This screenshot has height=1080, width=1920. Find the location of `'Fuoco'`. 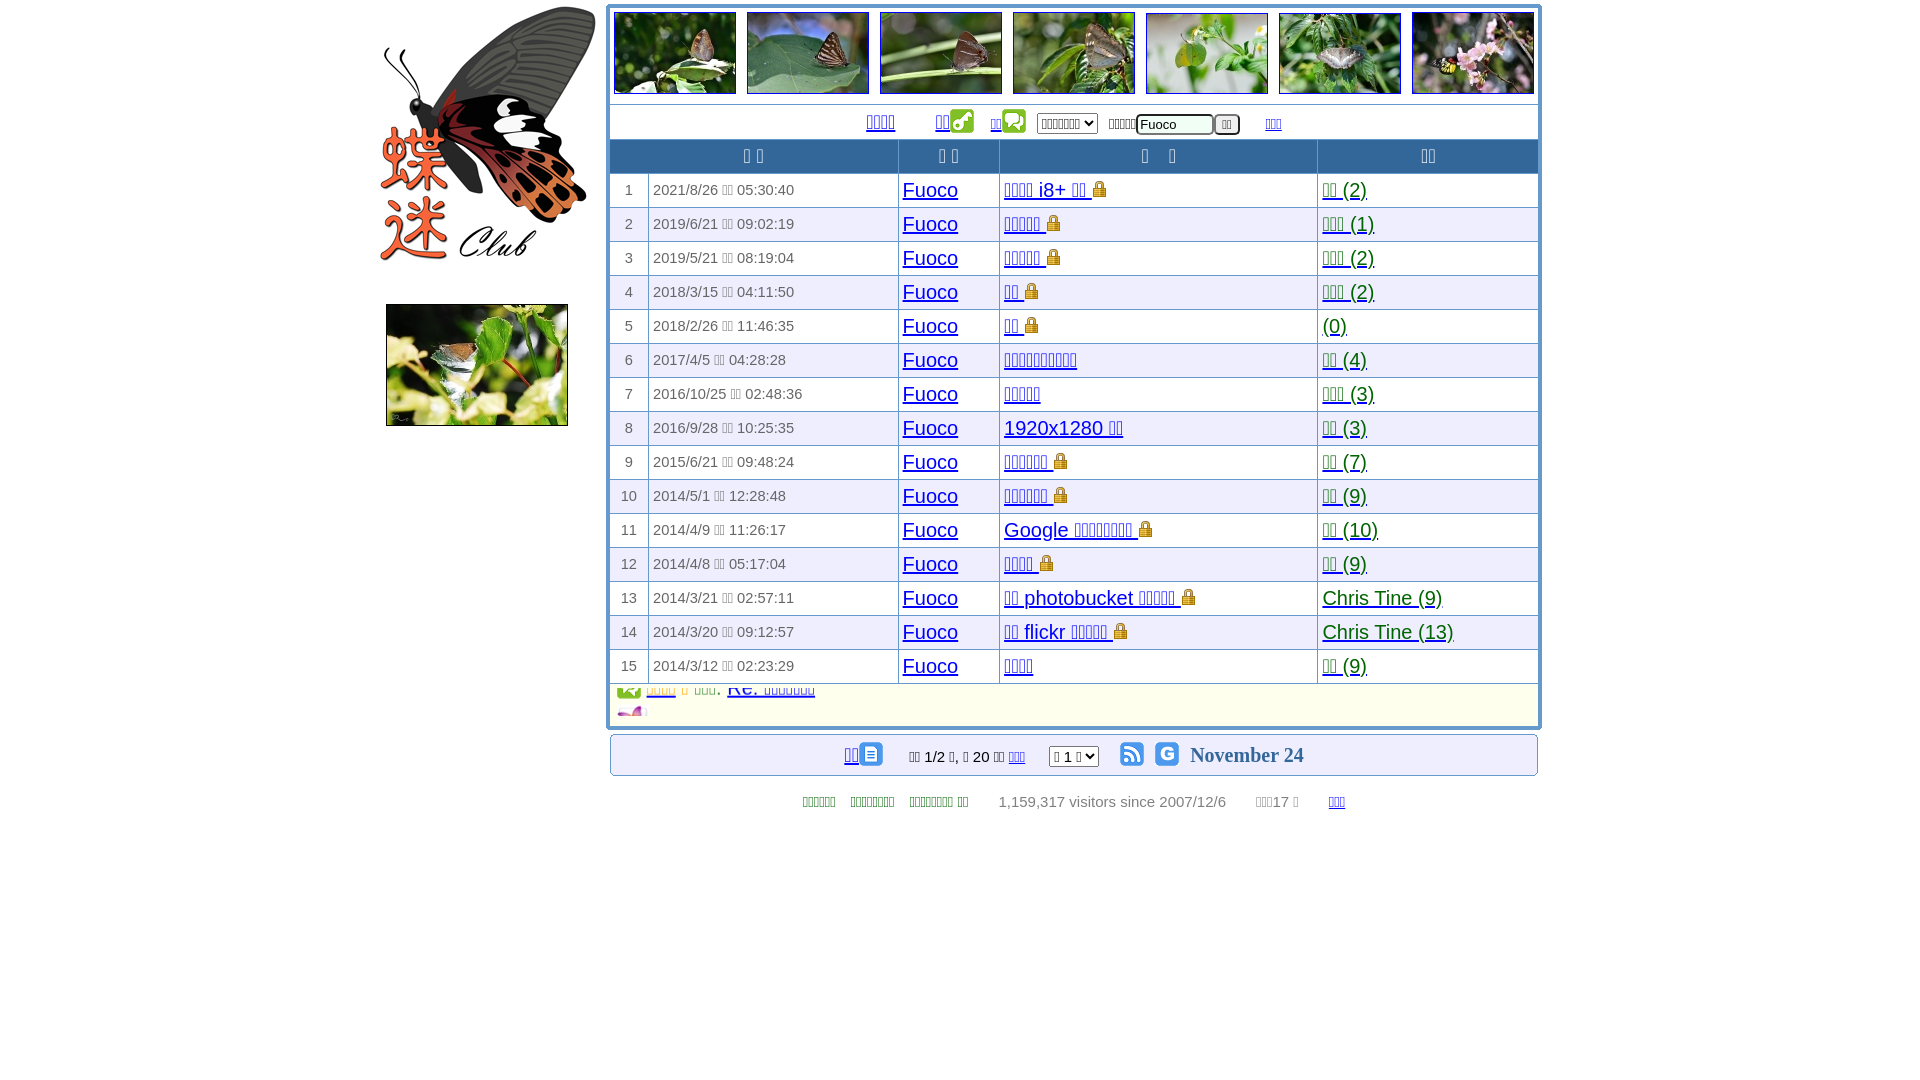

'Fuoco' is located at coordinates (901, 358).